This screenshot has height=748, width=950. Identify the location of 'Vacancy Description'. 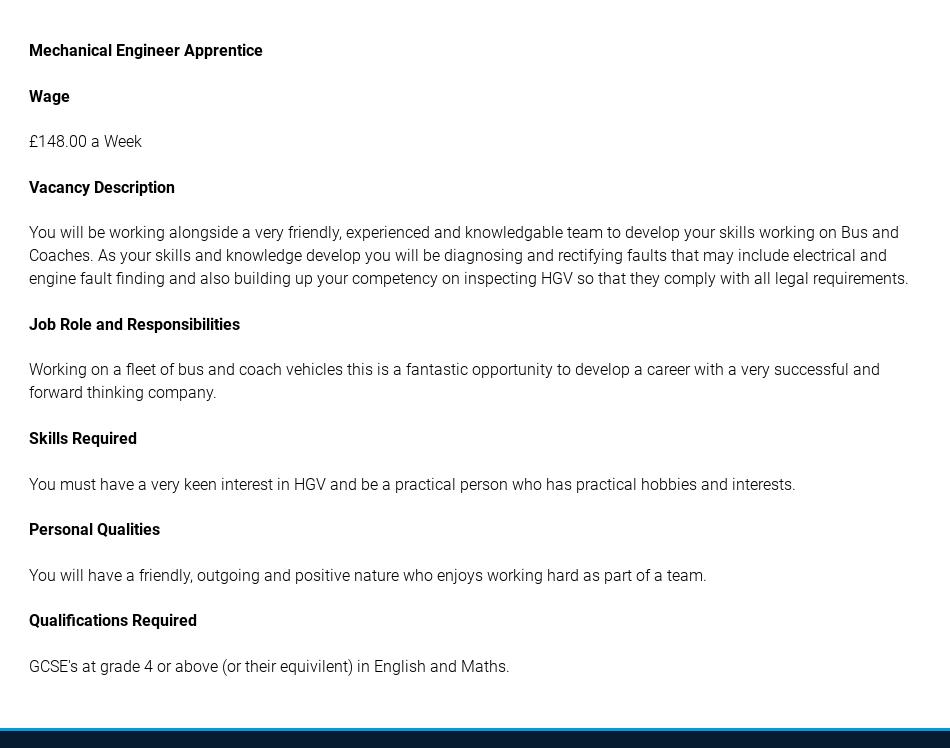
(102, 185).